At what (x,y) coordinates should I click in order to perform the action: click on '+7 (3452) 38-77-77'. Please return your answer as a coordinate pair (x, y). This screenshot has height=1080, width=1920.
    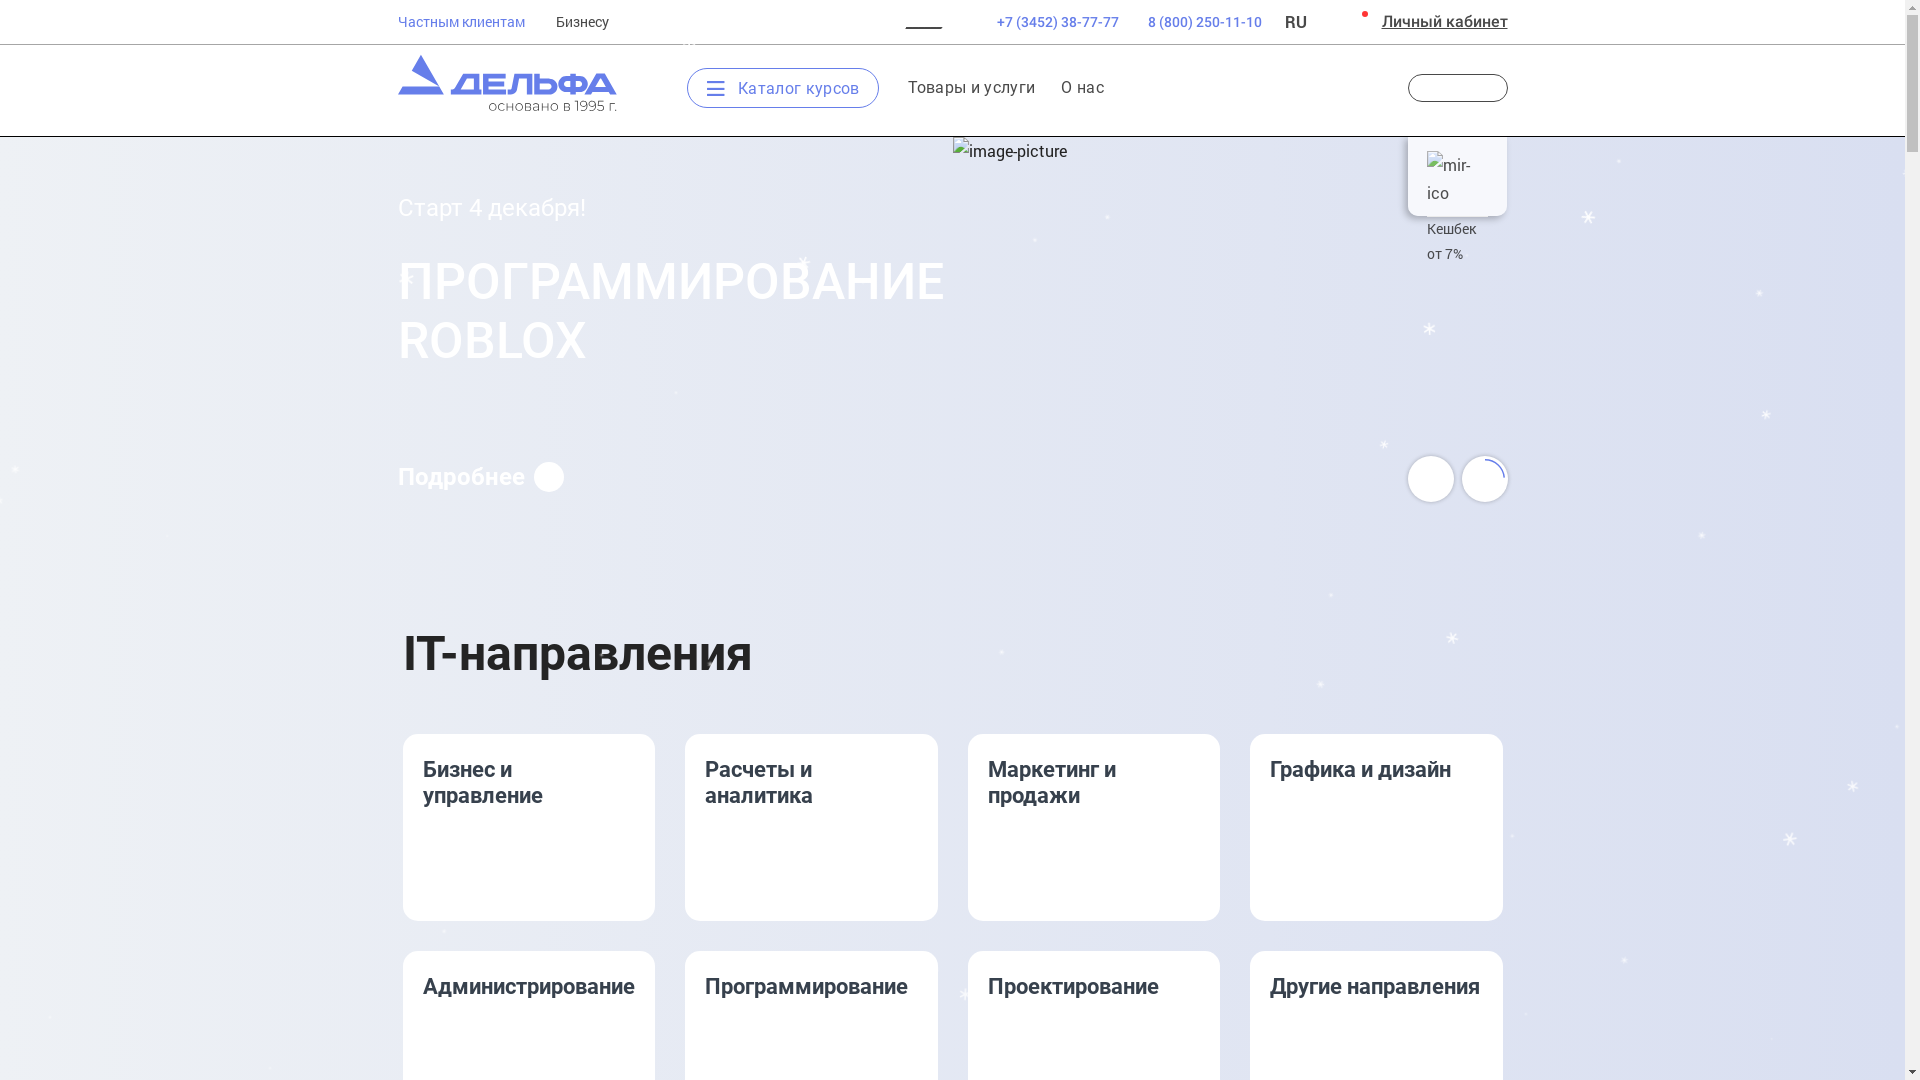
    Looking at the image, I should click on (1042, 22).